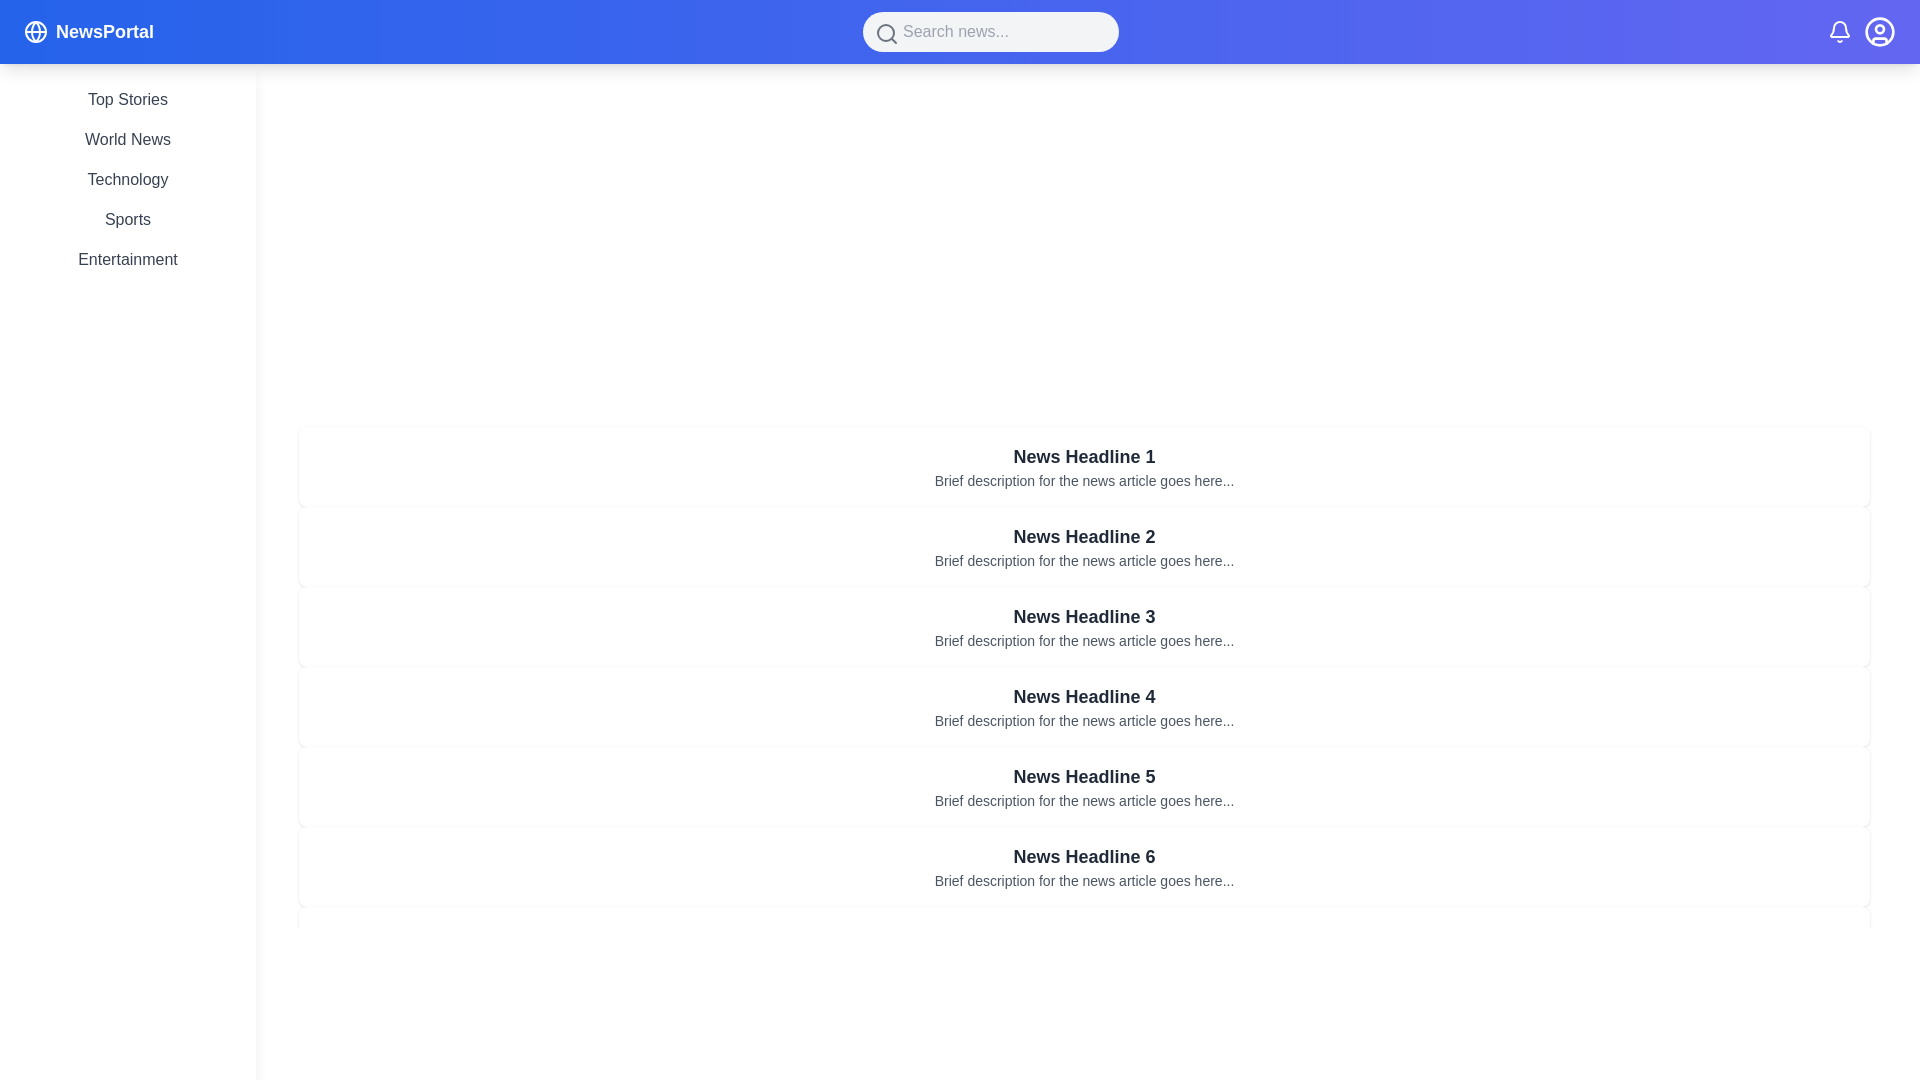  What do you see at coordinates (127, 180) in the screenshot?
I see `the third text-based navigation link in the vertical menu of the left sidebar` at bounding box center [127, 180].